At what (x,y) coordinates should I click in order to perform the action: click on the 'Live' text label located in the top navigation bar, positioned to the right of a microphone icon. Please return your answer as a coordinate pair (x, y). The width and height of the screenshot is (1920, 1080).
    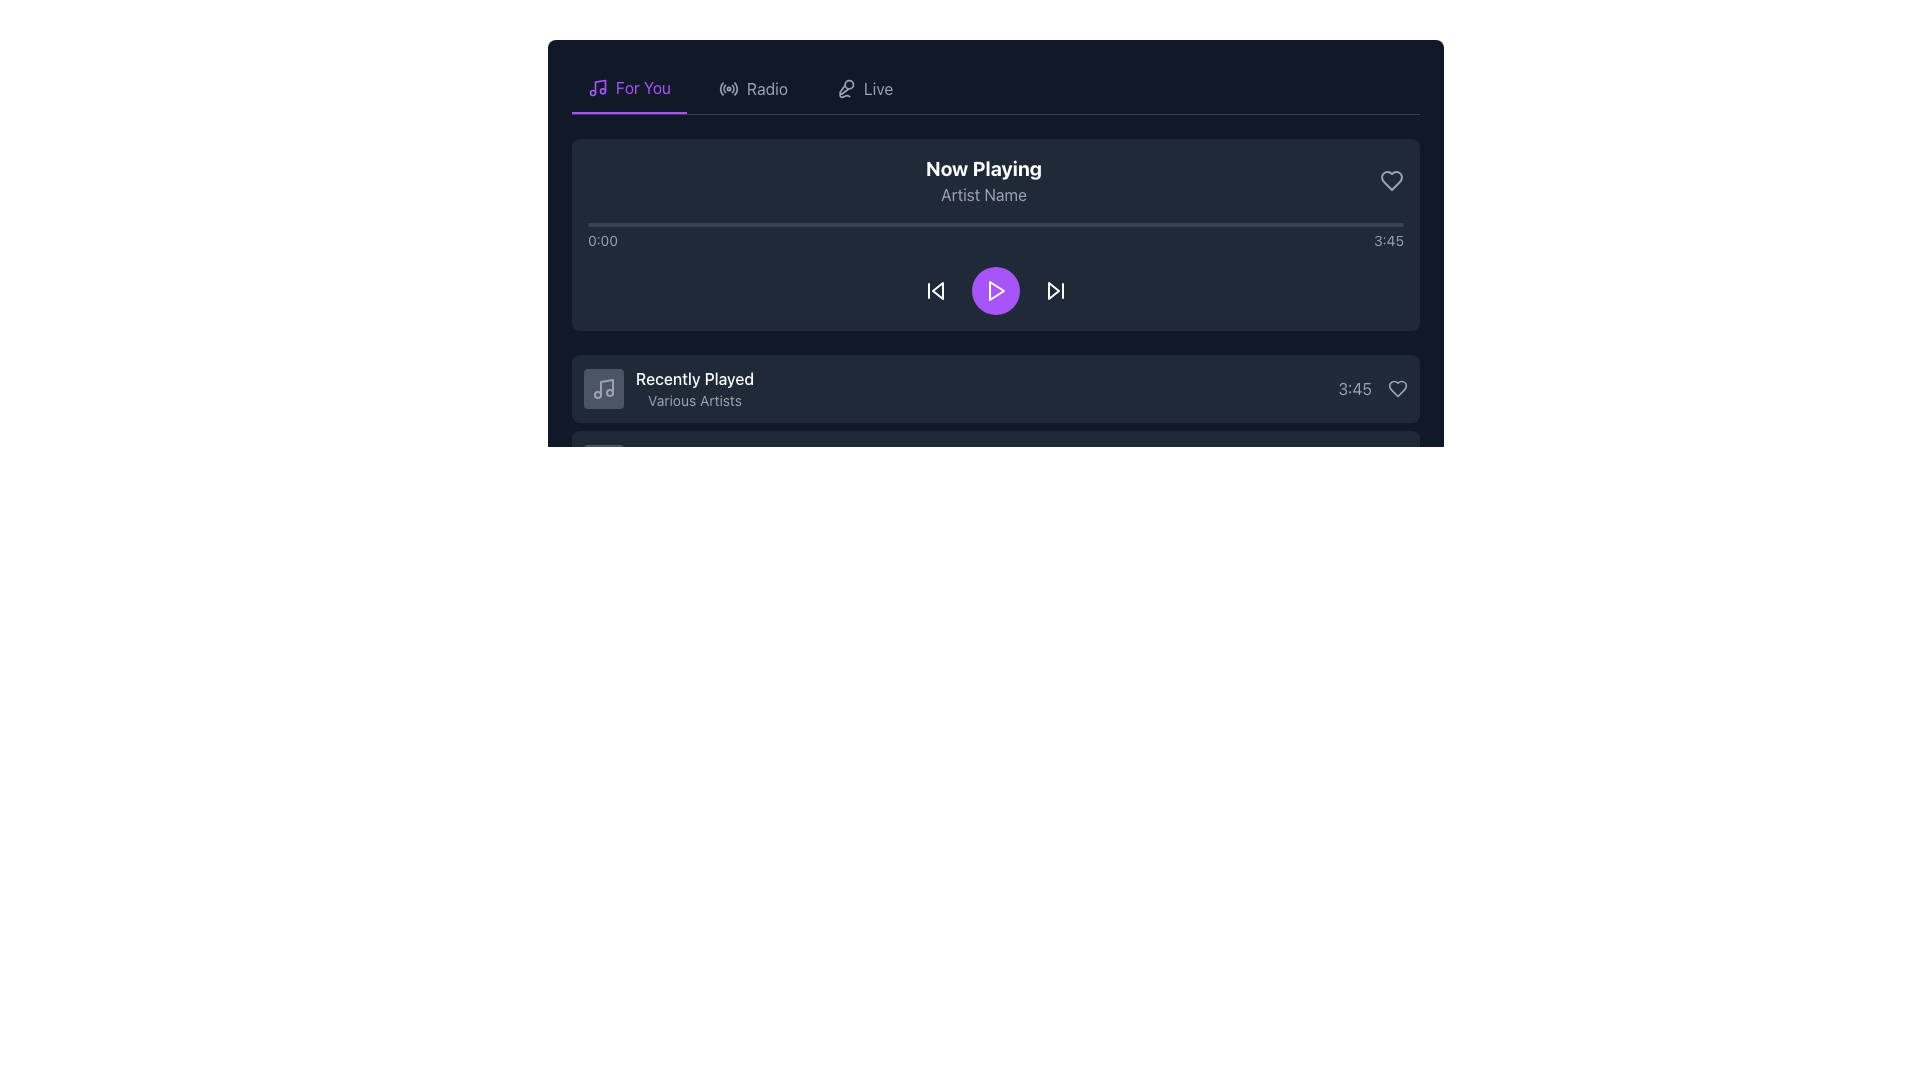
    Looking at the image, I should click on (878, 87).